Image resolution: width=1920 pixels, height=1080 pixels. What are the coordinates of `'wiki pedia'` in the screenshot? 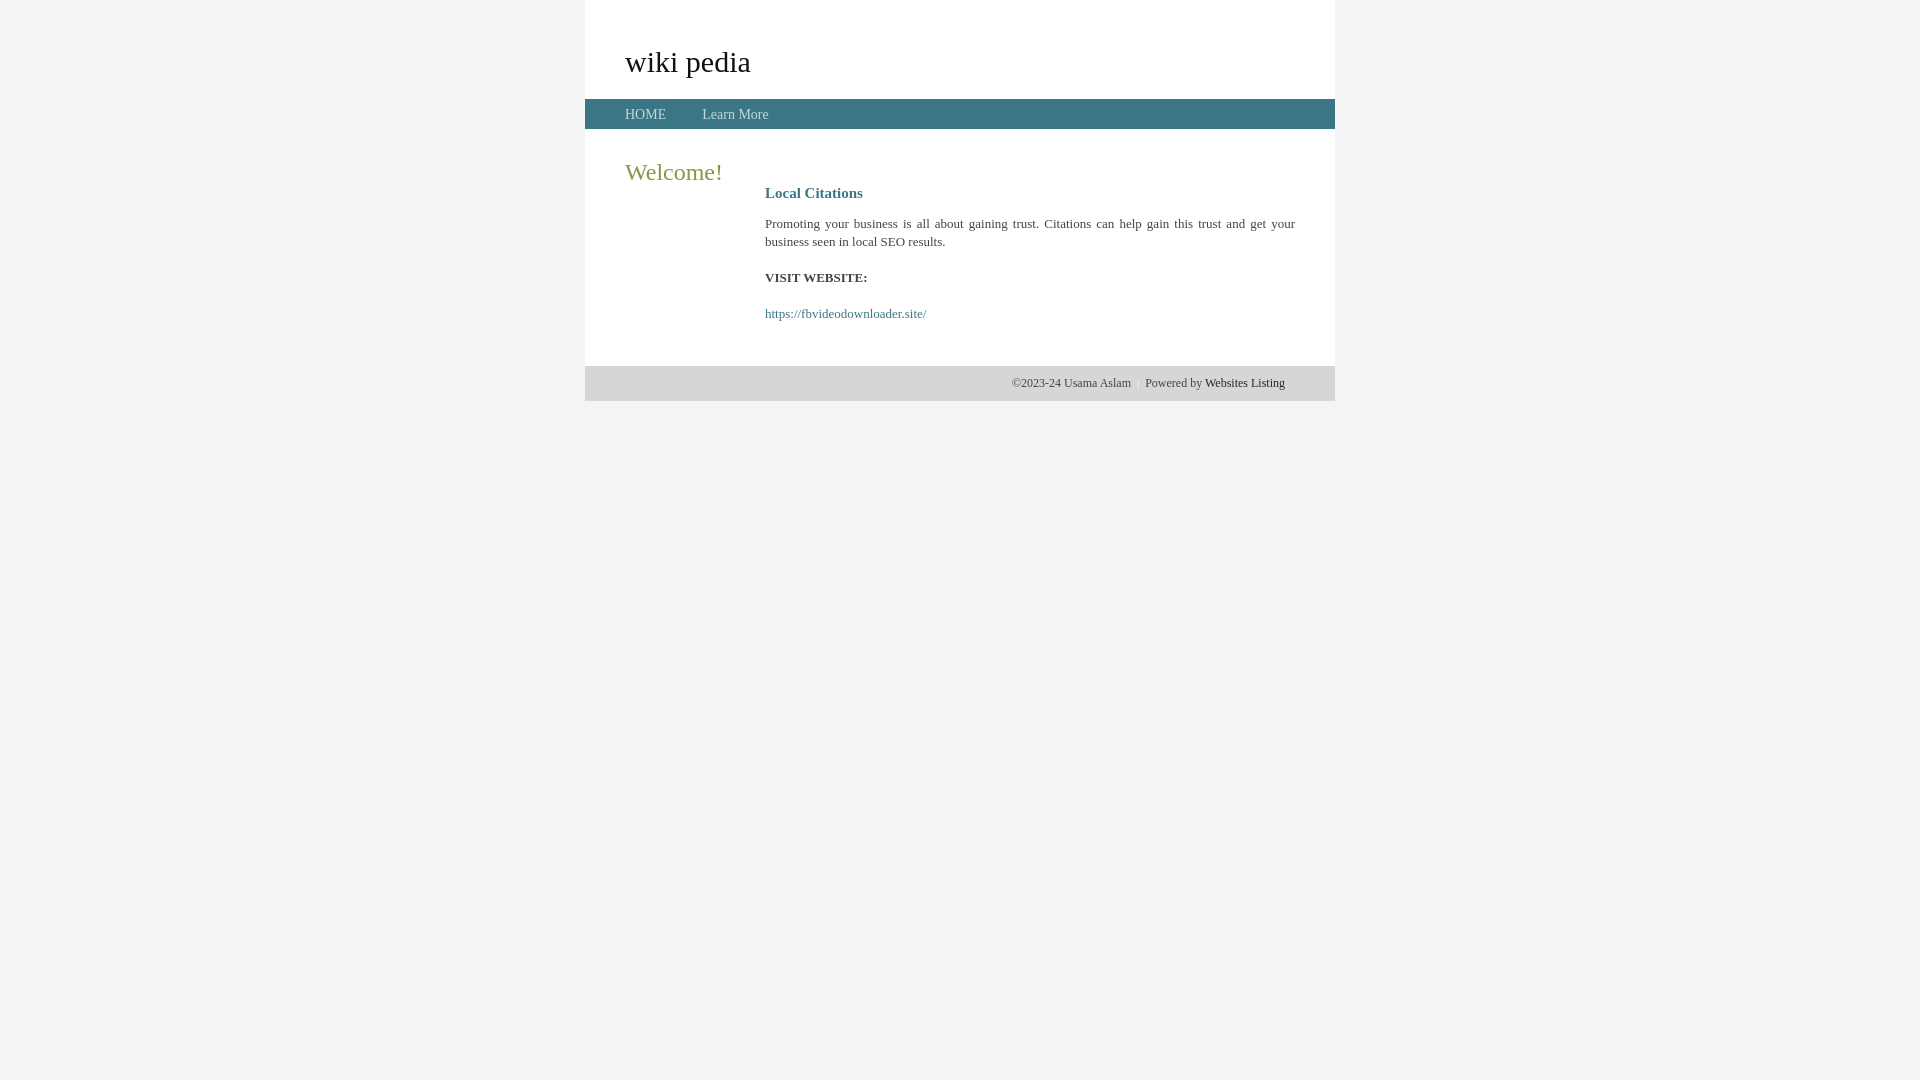 It's located at (687, 60).